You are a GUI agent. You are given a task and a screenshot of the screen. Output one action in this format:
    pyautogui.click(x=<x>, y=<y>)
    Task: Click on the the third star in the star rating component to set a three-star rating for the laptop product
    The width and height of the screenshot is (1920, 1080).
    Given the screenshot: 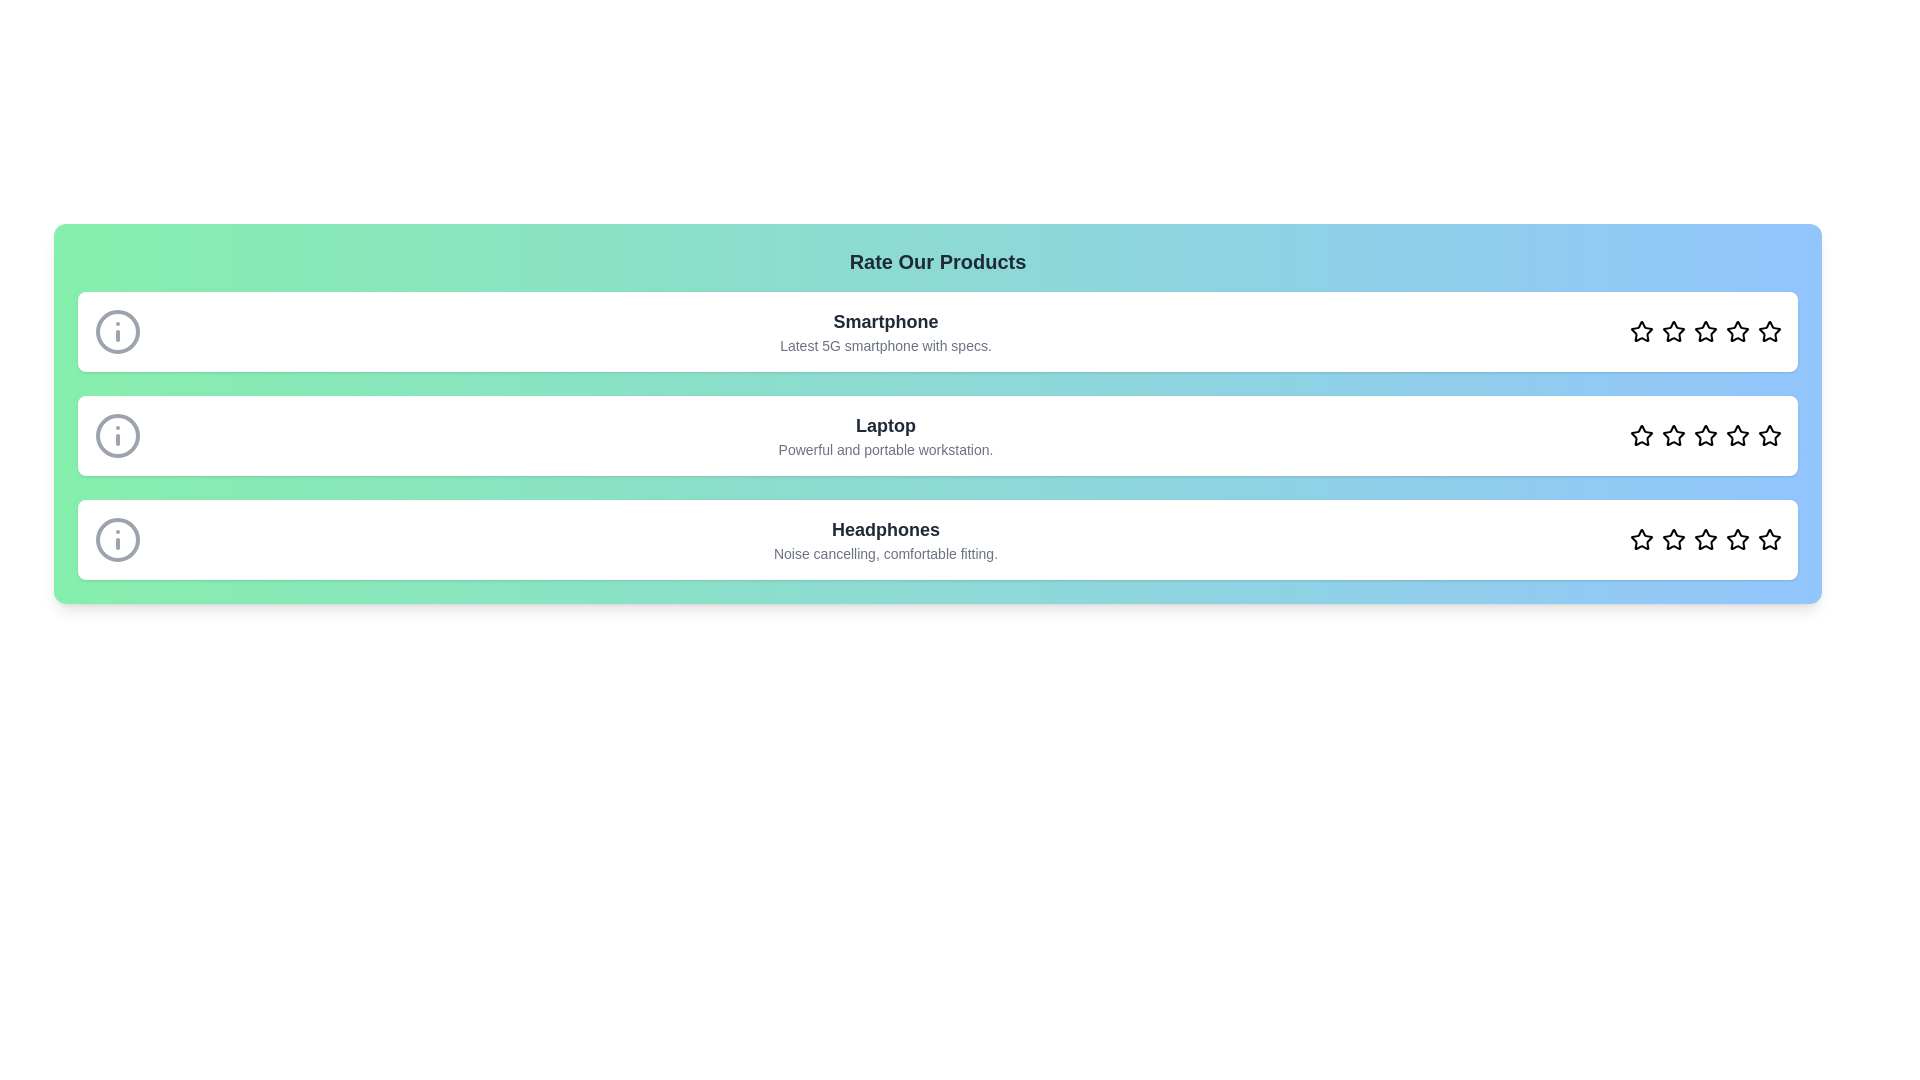 What is the action you would take?
    pyautogui.click(x=1704, y=434)
    